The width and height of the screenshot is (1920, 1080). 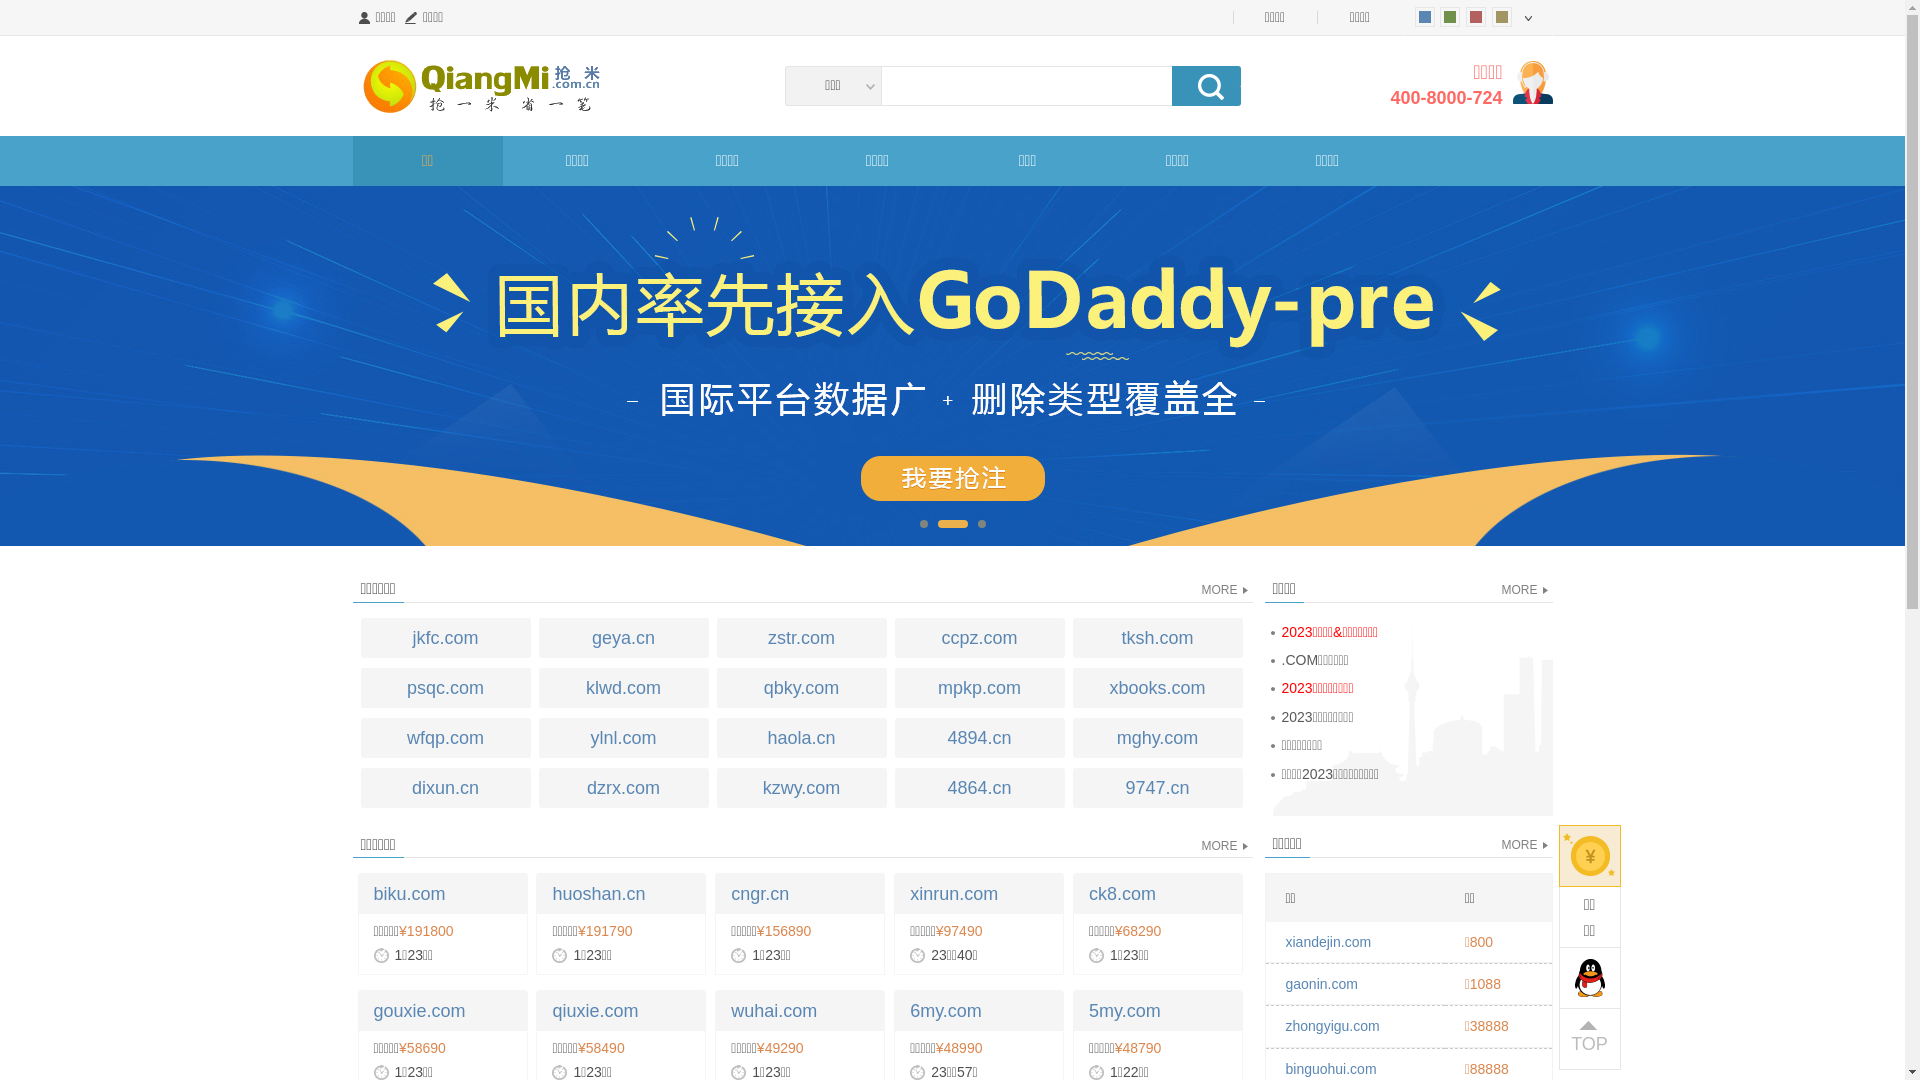 I want to click on 'haola.cn', so click(x=801, y=737).